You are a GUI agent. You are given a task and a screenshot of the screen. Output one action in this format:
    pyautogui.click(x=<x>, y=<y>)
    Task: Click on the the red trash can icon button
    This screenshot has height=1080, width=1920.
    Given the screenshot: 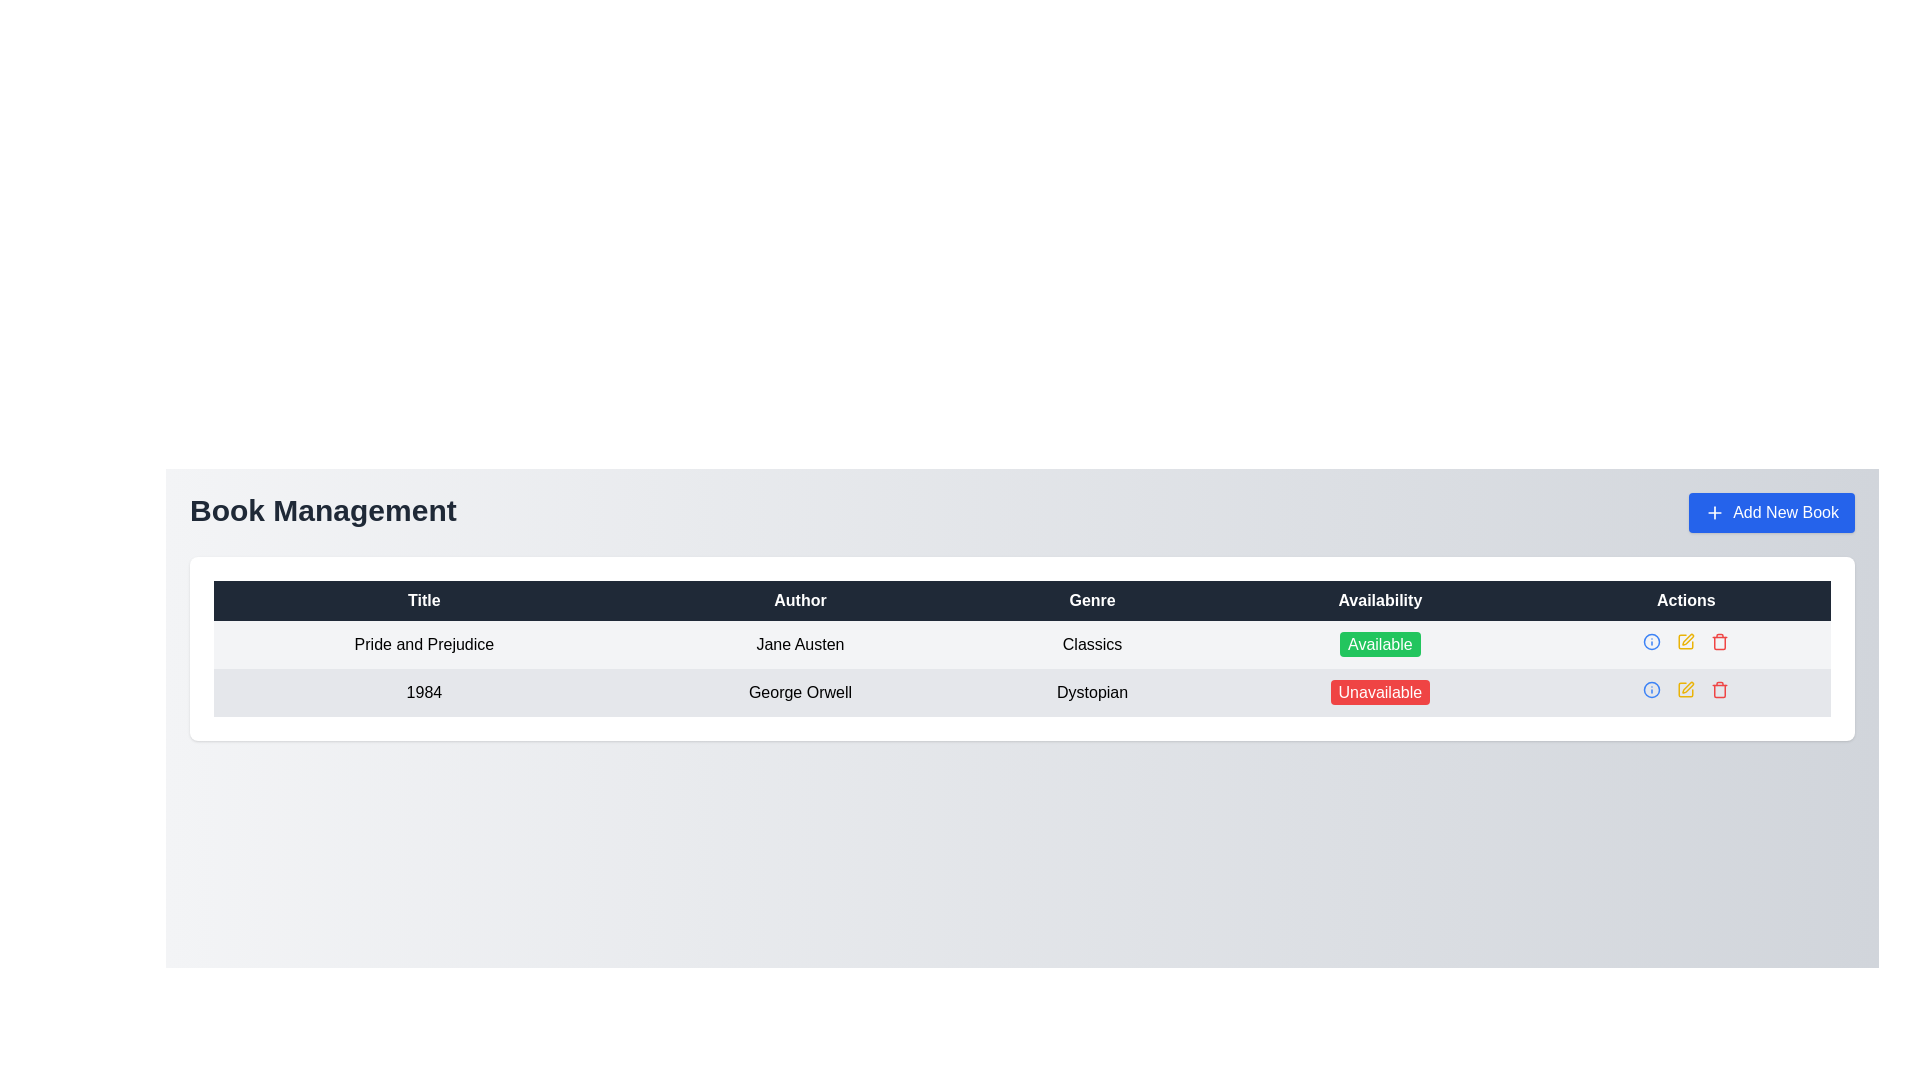 What is the action you would take?
    pyautogui.click(x=1719, y=641)
    